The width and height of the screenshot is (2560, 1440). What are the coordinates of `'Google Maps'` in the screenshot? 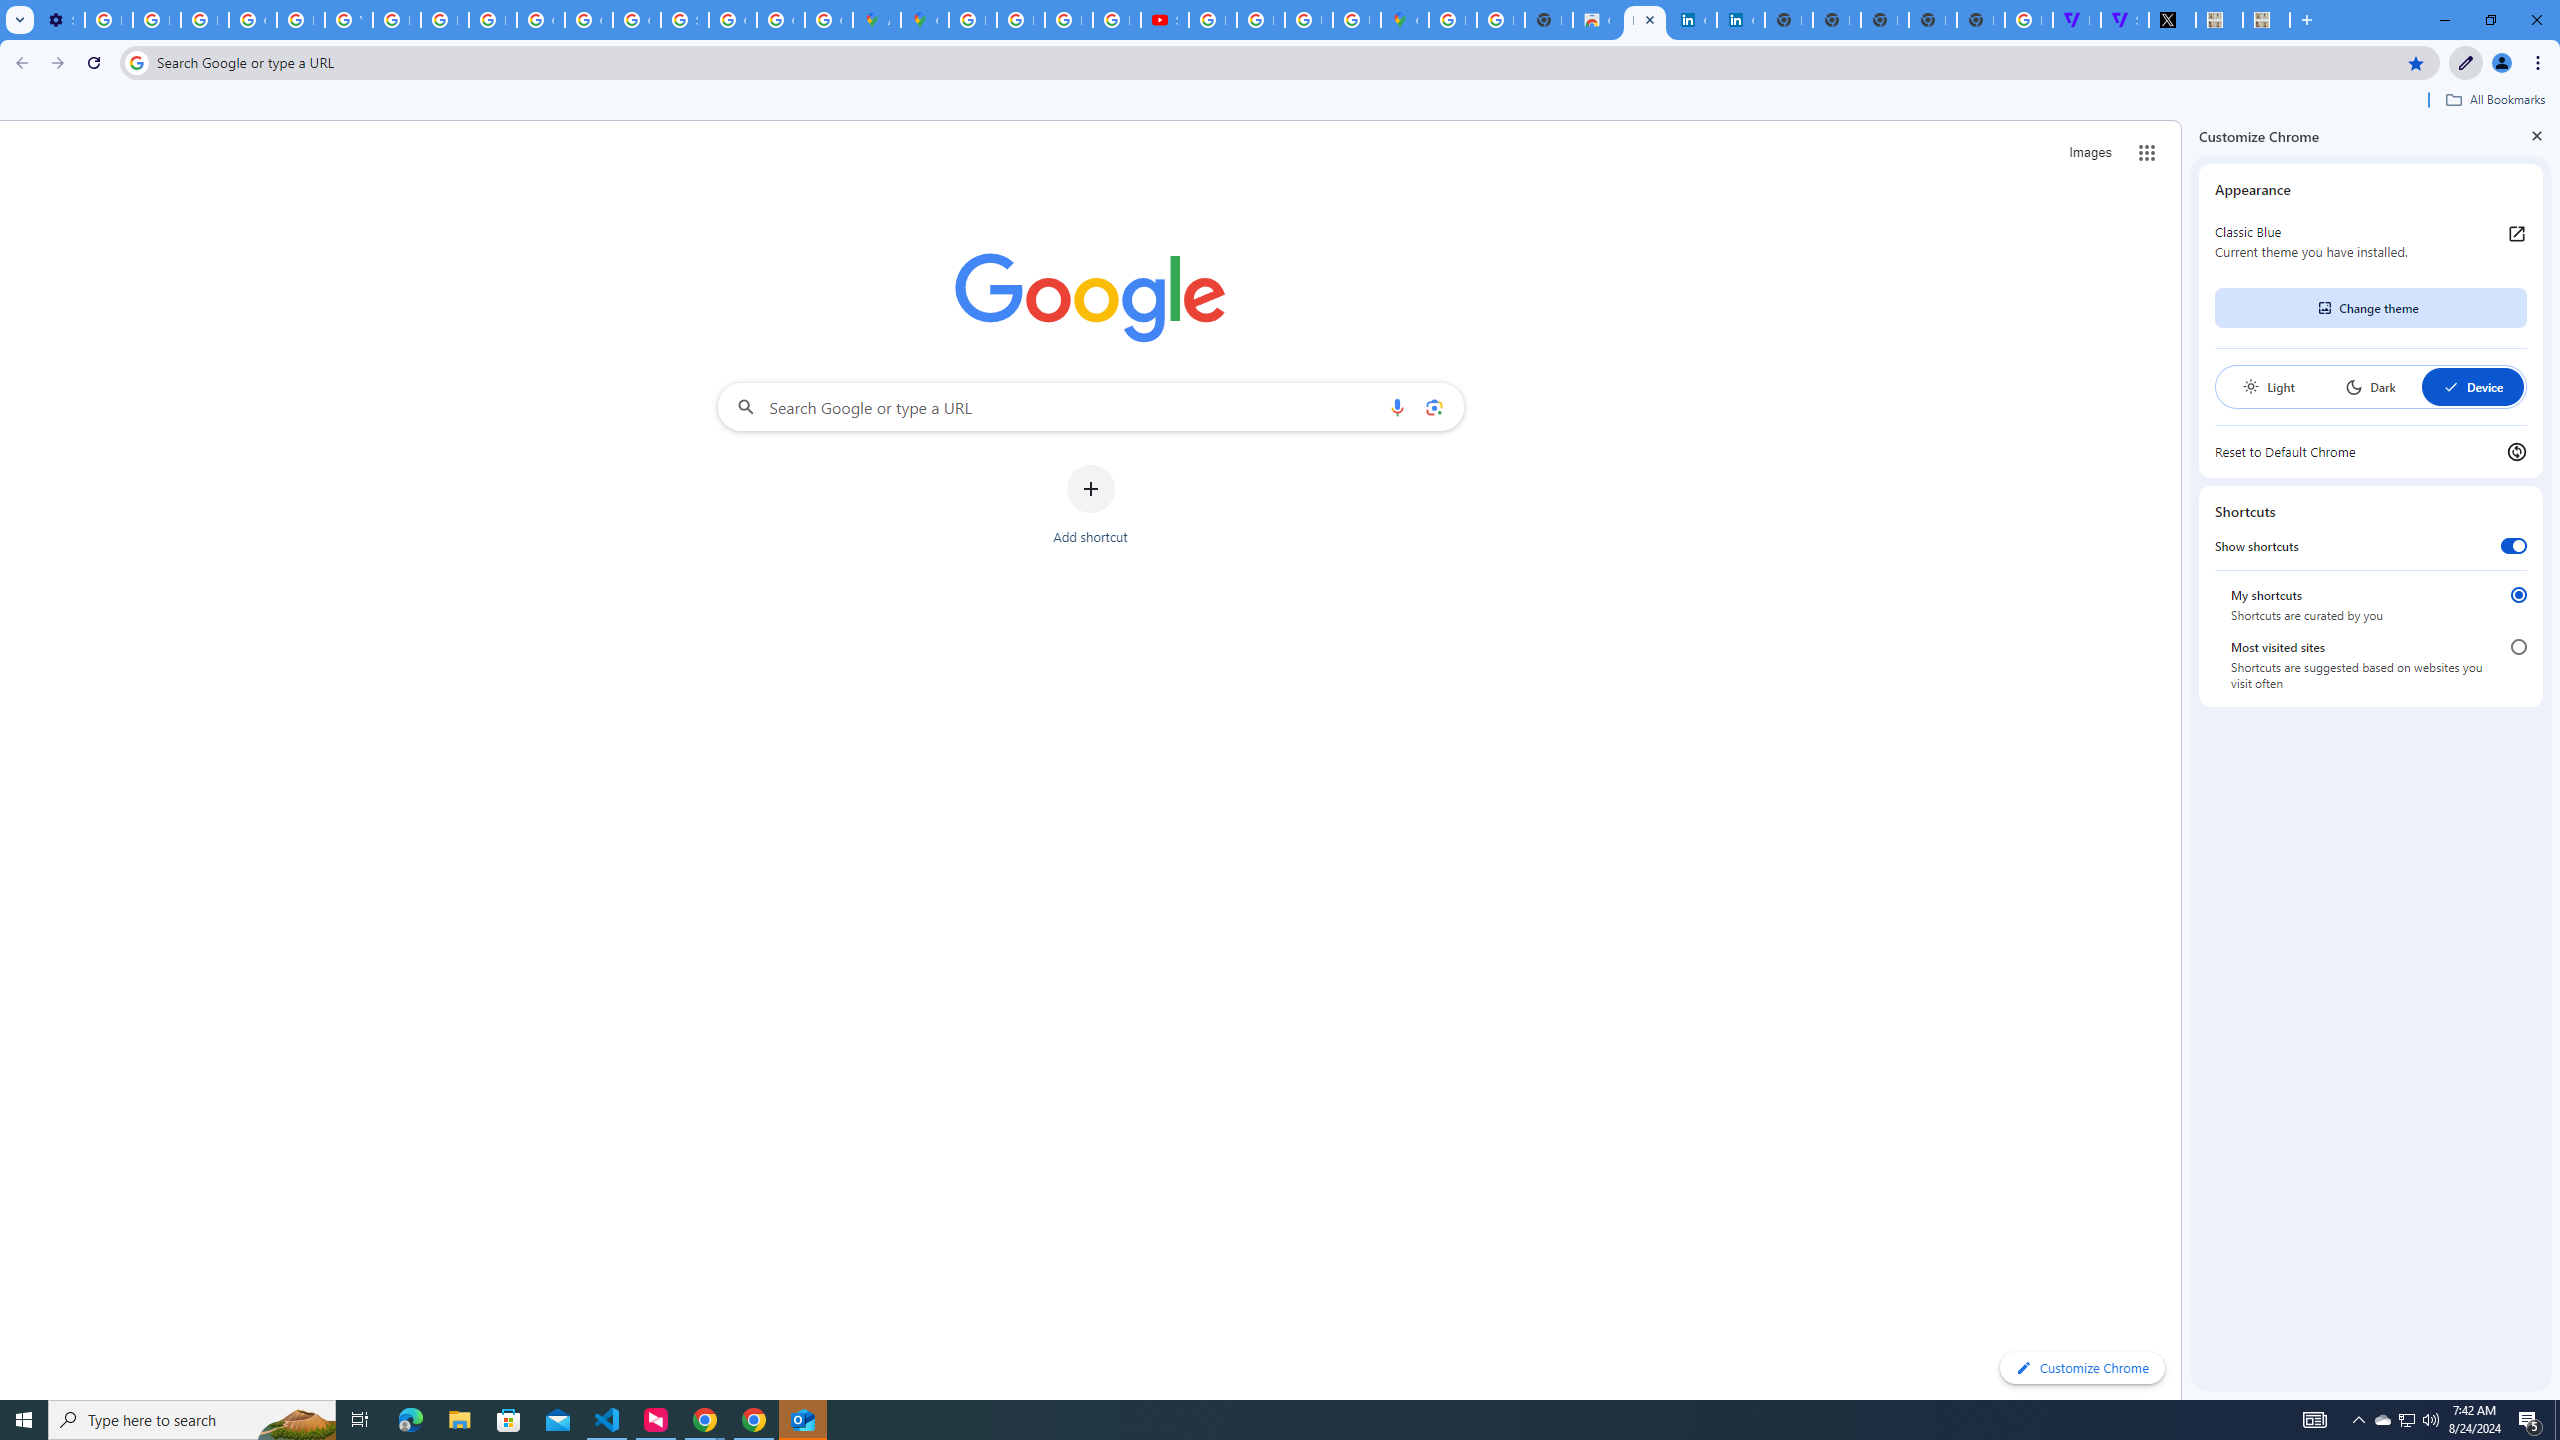 It's located at (924, 19).